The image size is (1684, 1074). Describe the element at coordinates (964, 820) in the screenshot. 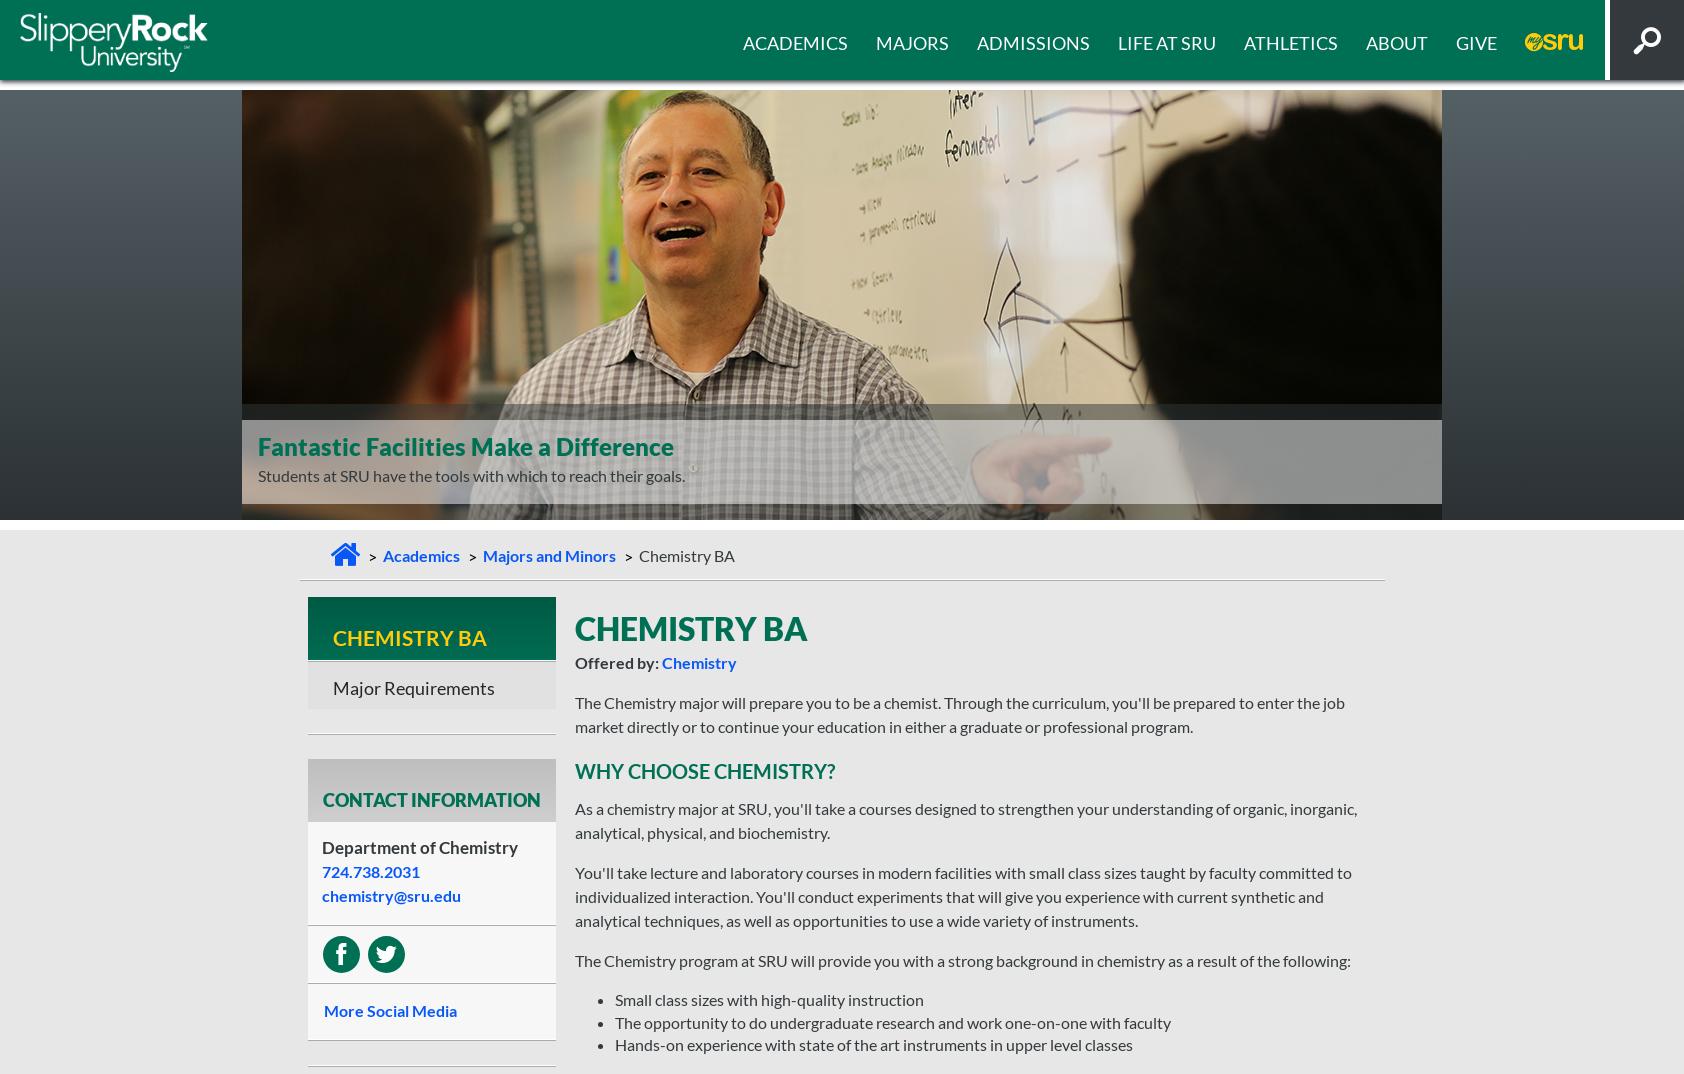

I see `'As a chemistry major at SRU, you'll take a courses designed to strengthen your understanding of organic, inorganic, analytical, physical, and biochemistry.'` at that location.